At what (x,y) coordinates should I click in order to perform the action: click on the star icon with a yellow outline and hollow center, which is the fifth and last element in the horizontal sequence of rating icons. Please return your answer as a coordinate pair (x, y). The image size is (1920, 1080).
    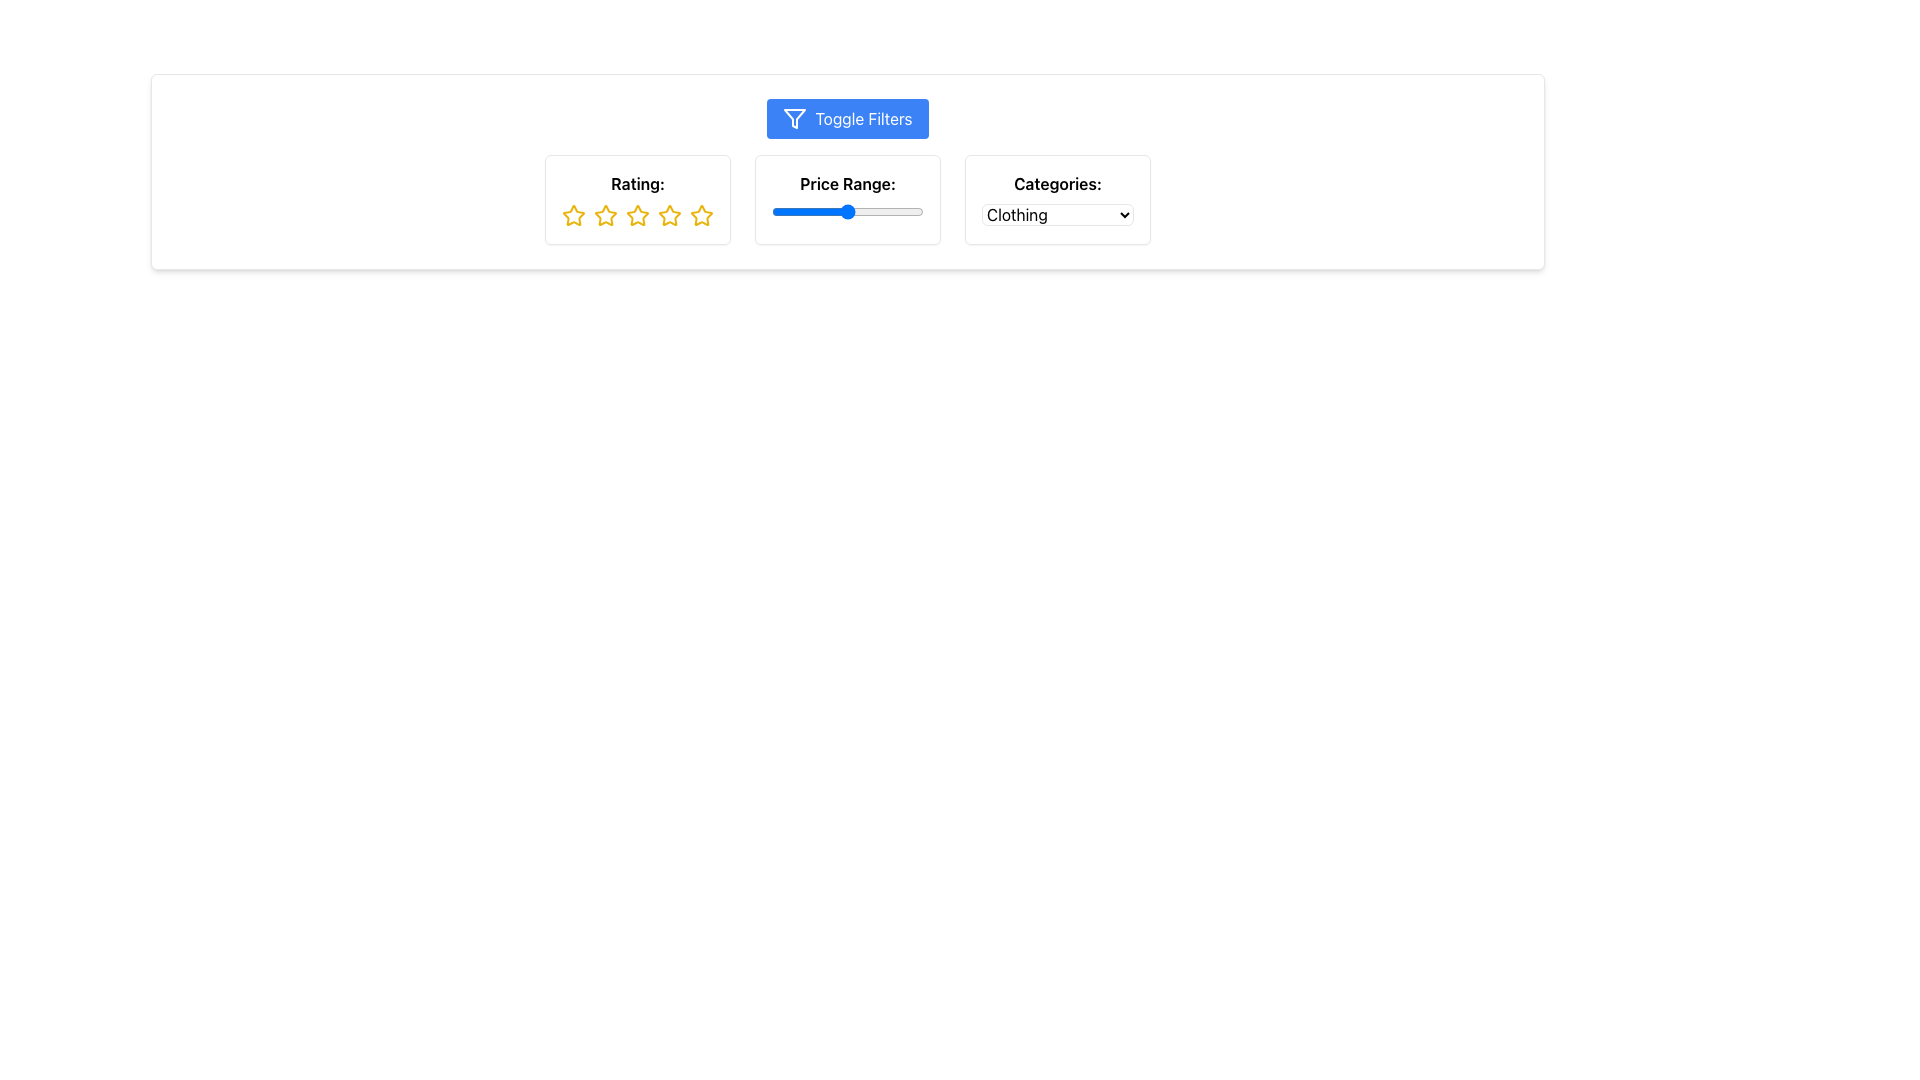
    Looking at the image, I should click on (701, 215).